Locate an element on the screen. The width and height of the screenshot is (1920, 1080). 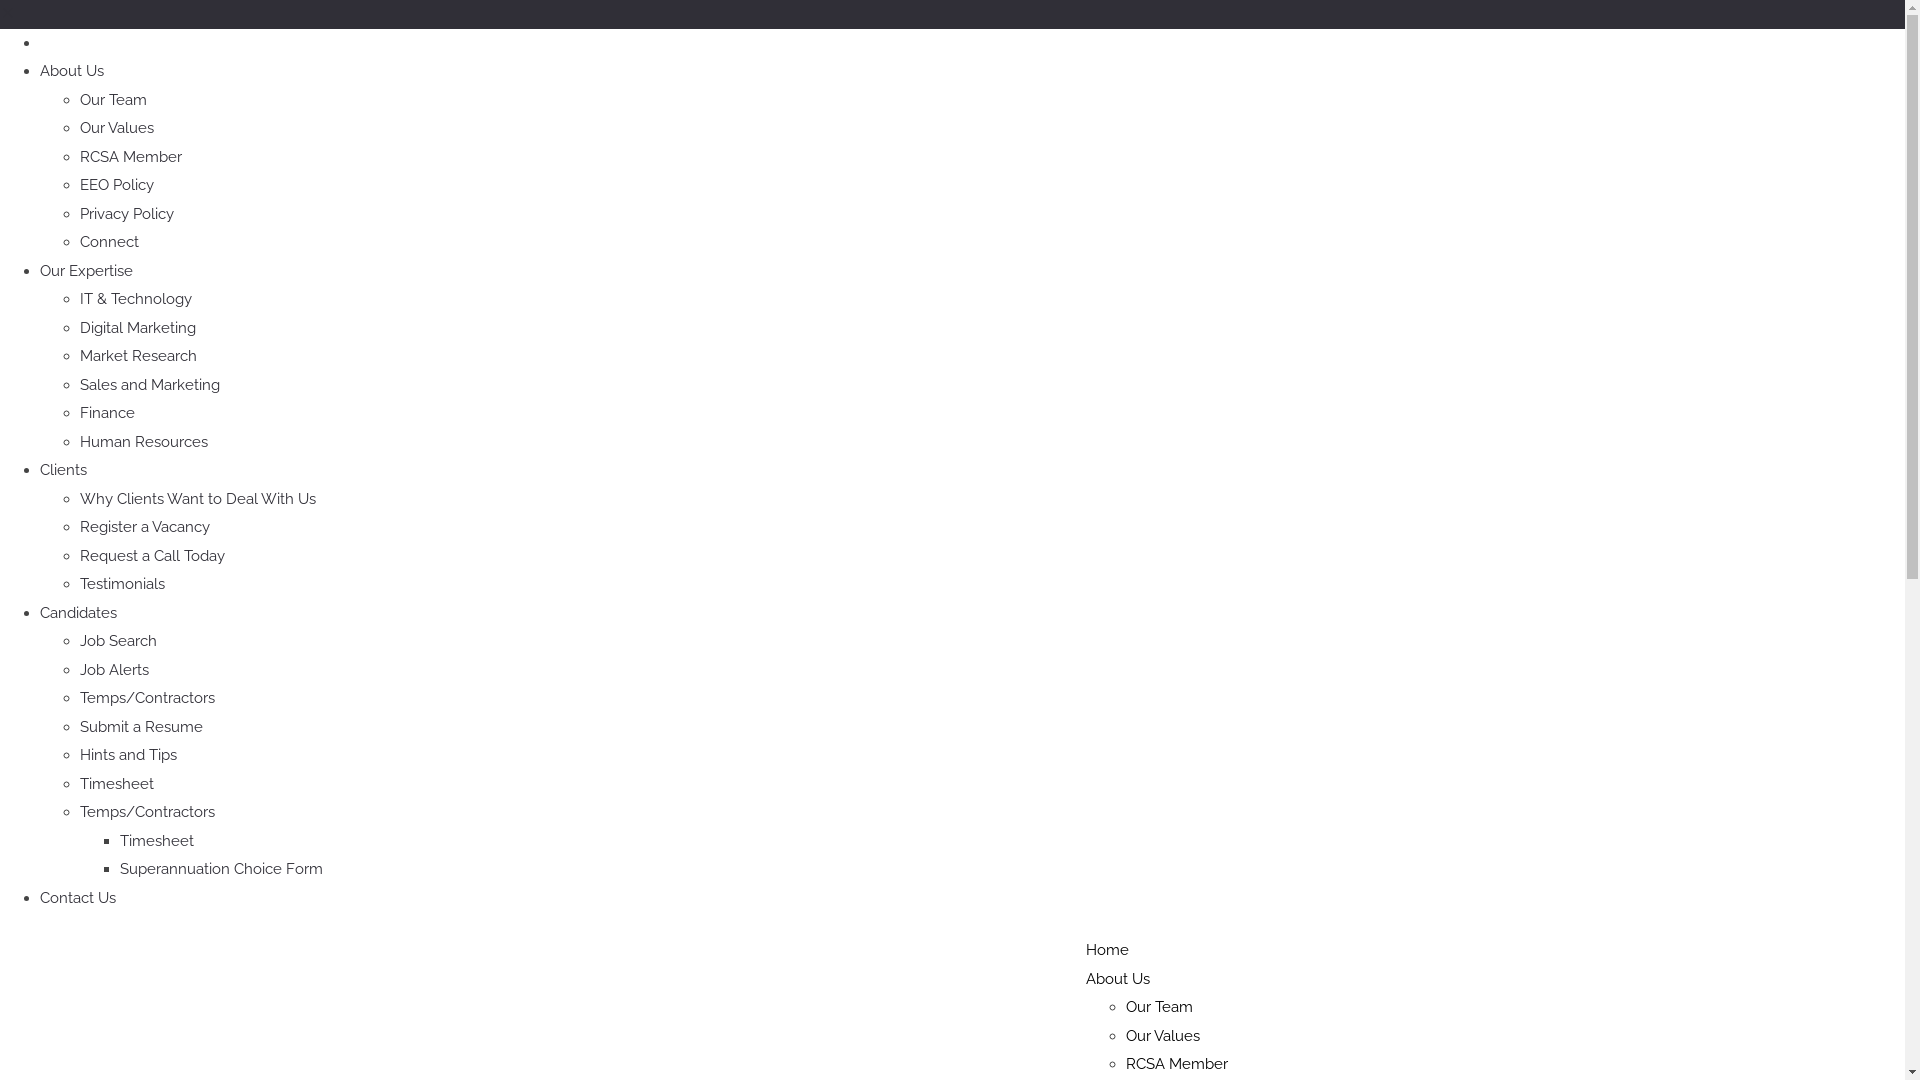
'Market Research' is located at coordinates (137, 354).